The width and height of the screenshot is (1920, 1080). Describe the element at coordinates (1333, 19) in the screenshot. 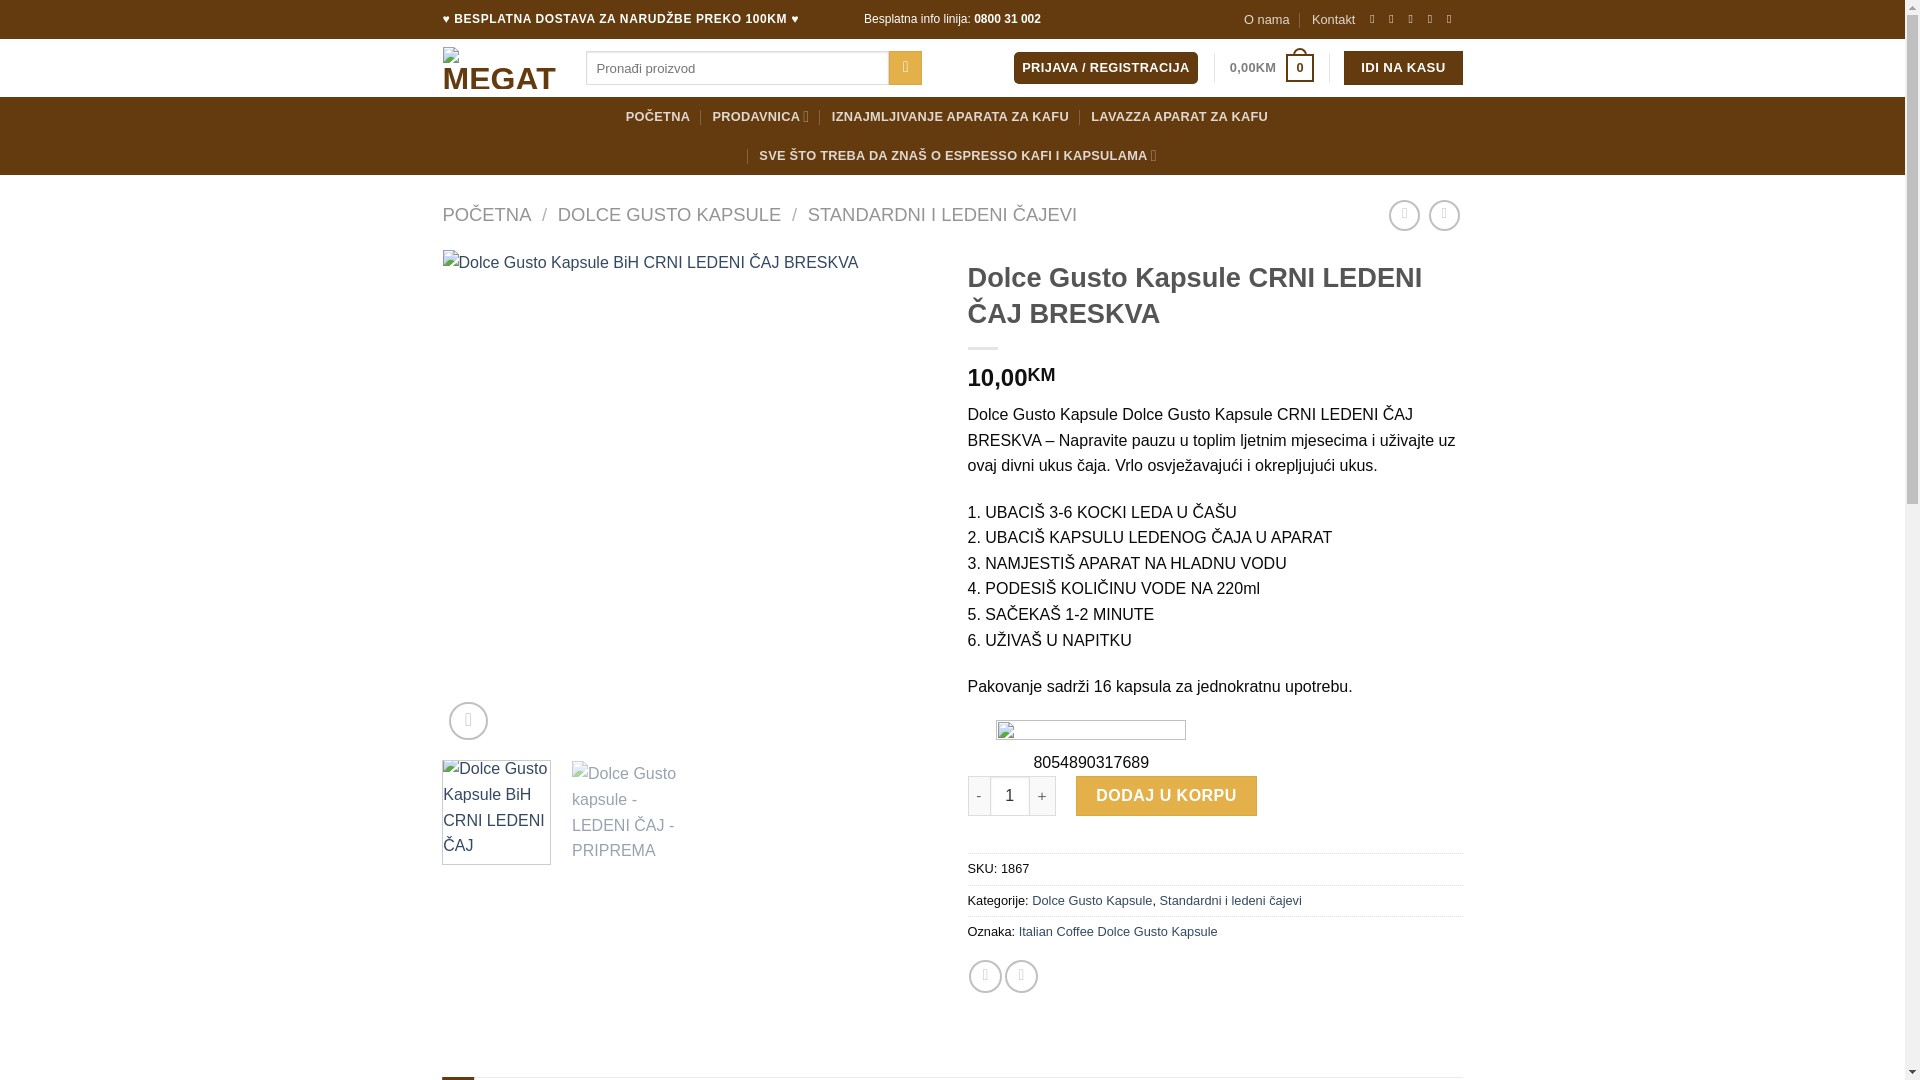

I see `'Kontakt'` at that location.